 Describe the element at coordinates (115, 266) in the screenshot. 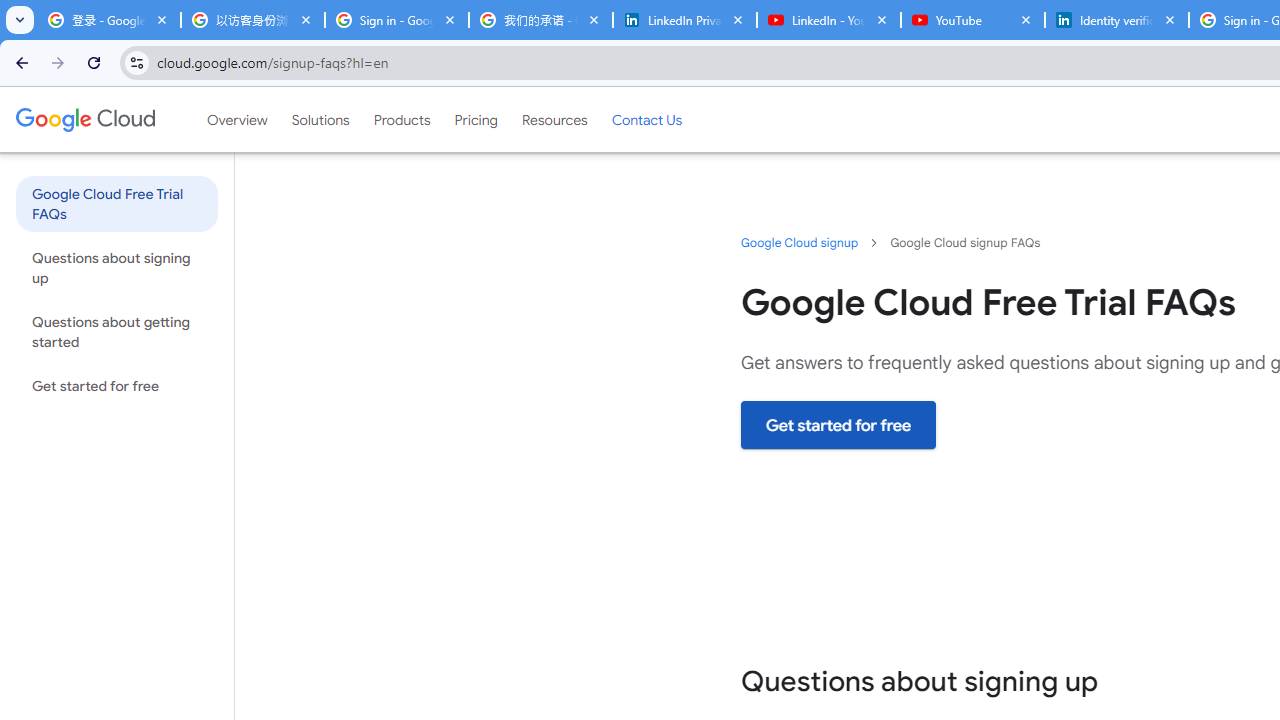

I see `'Questions about signing up'` at that location.